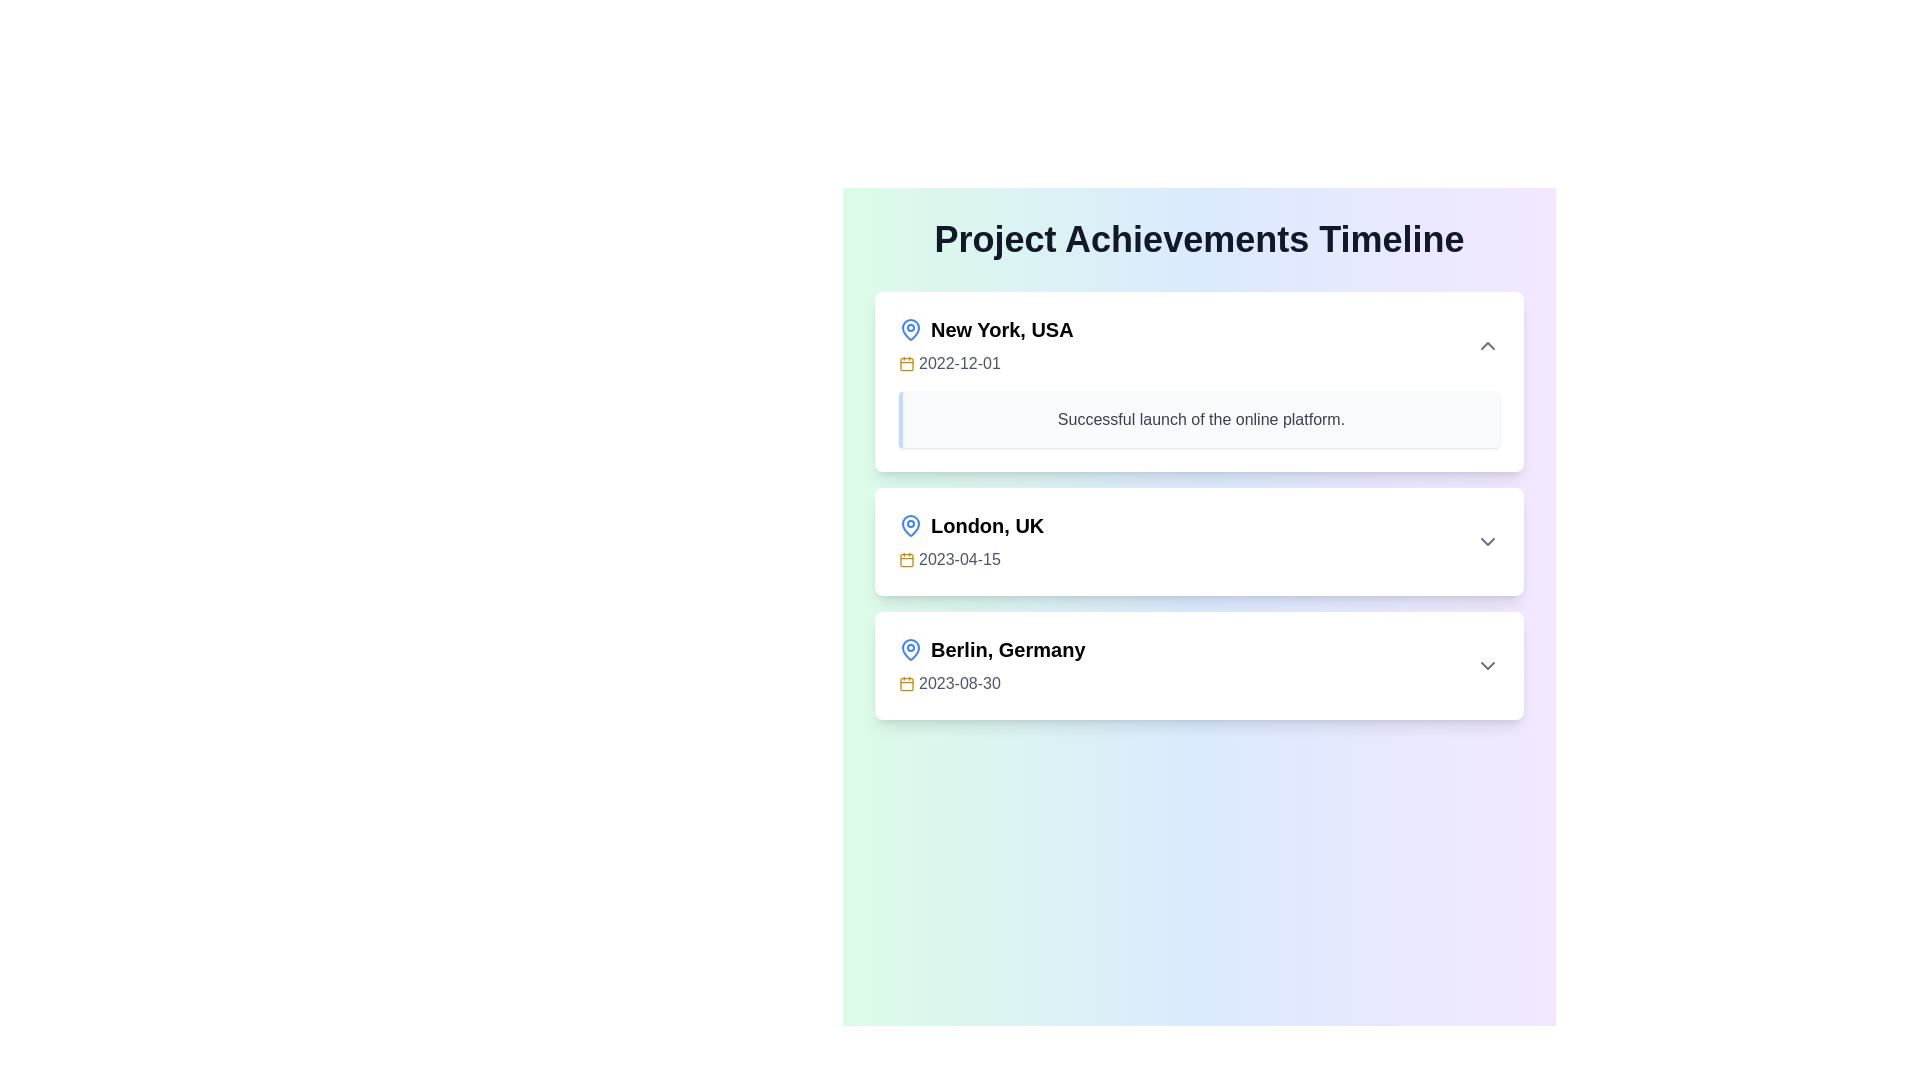  What do you see at coordinates (910, 650) in the screenshot?
I see `the blue-colored map pin icon located to the left of the text 'Berlin, Germany' at the bottommost section of the timeline entries` at bounding box center [910, 650].